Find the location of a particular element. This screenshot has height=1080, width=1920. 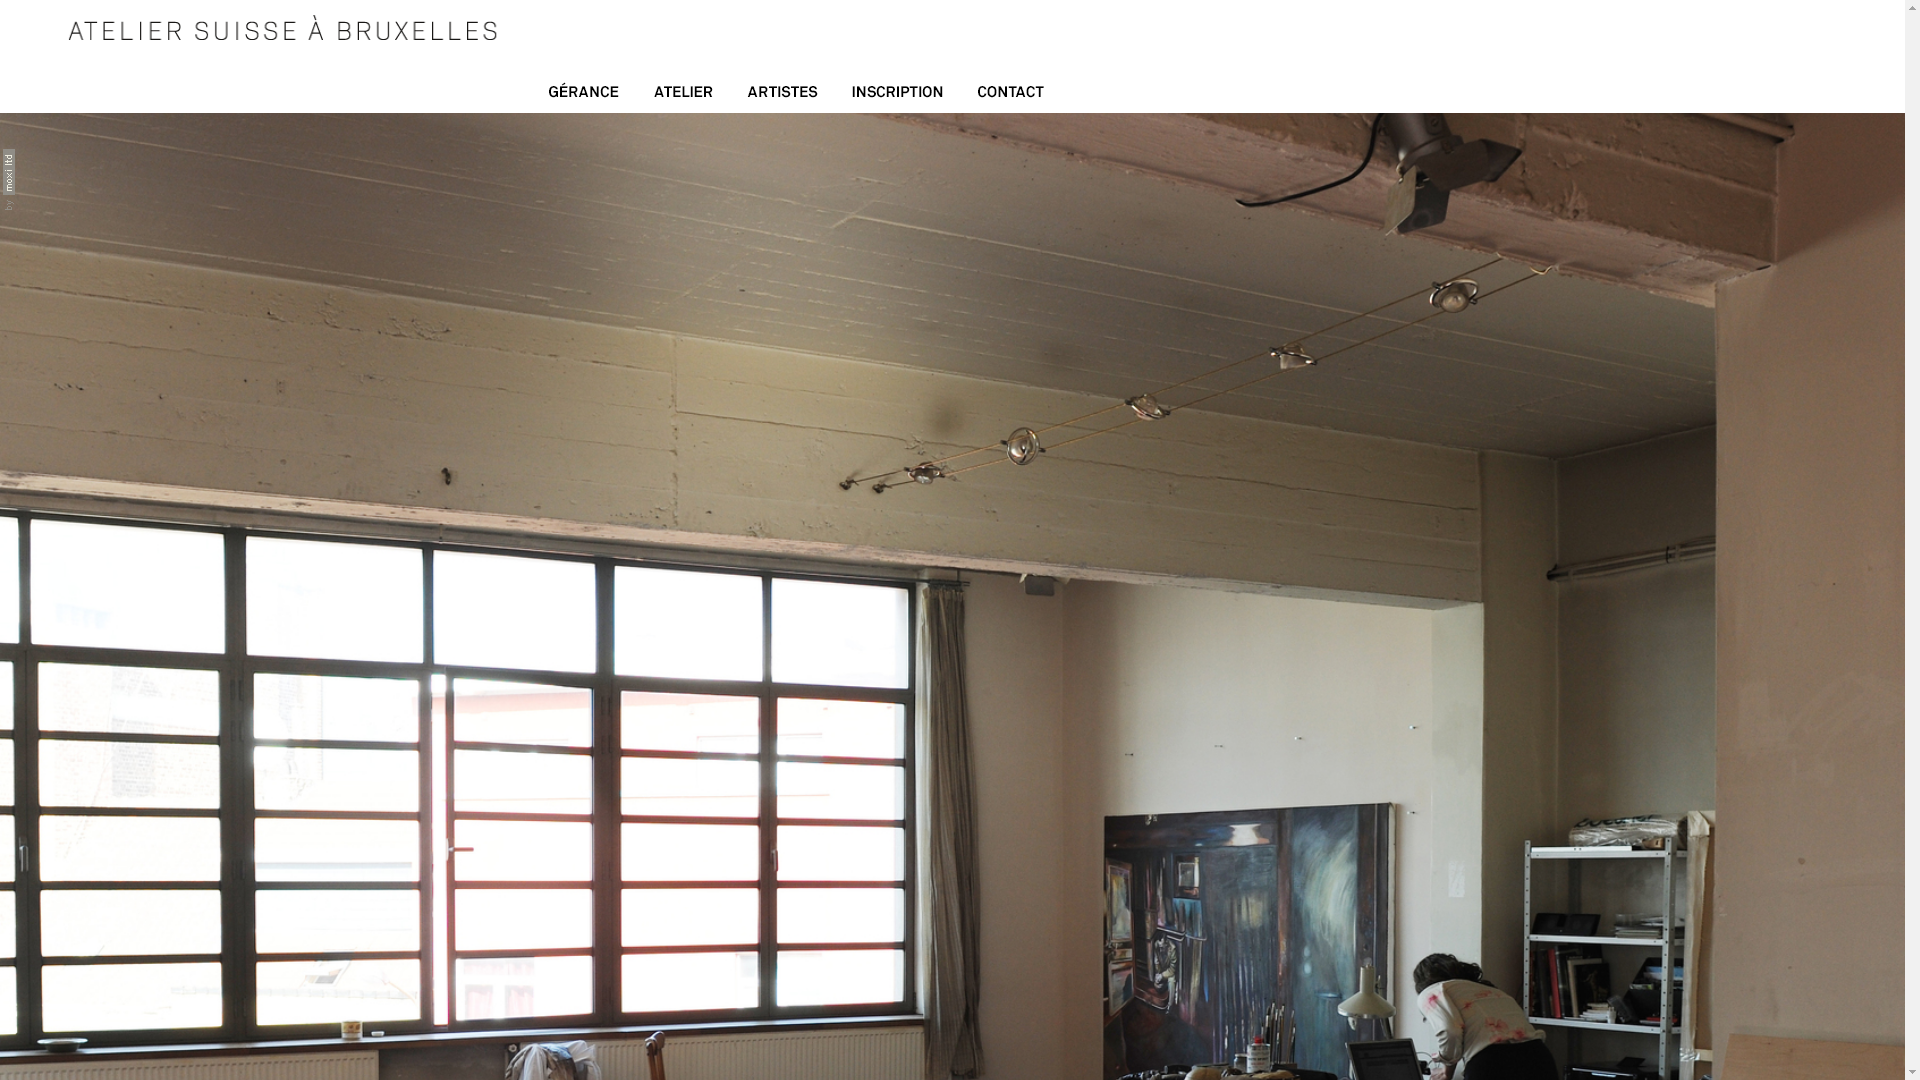

'ATELIER' is located at coordinates (636, 96).